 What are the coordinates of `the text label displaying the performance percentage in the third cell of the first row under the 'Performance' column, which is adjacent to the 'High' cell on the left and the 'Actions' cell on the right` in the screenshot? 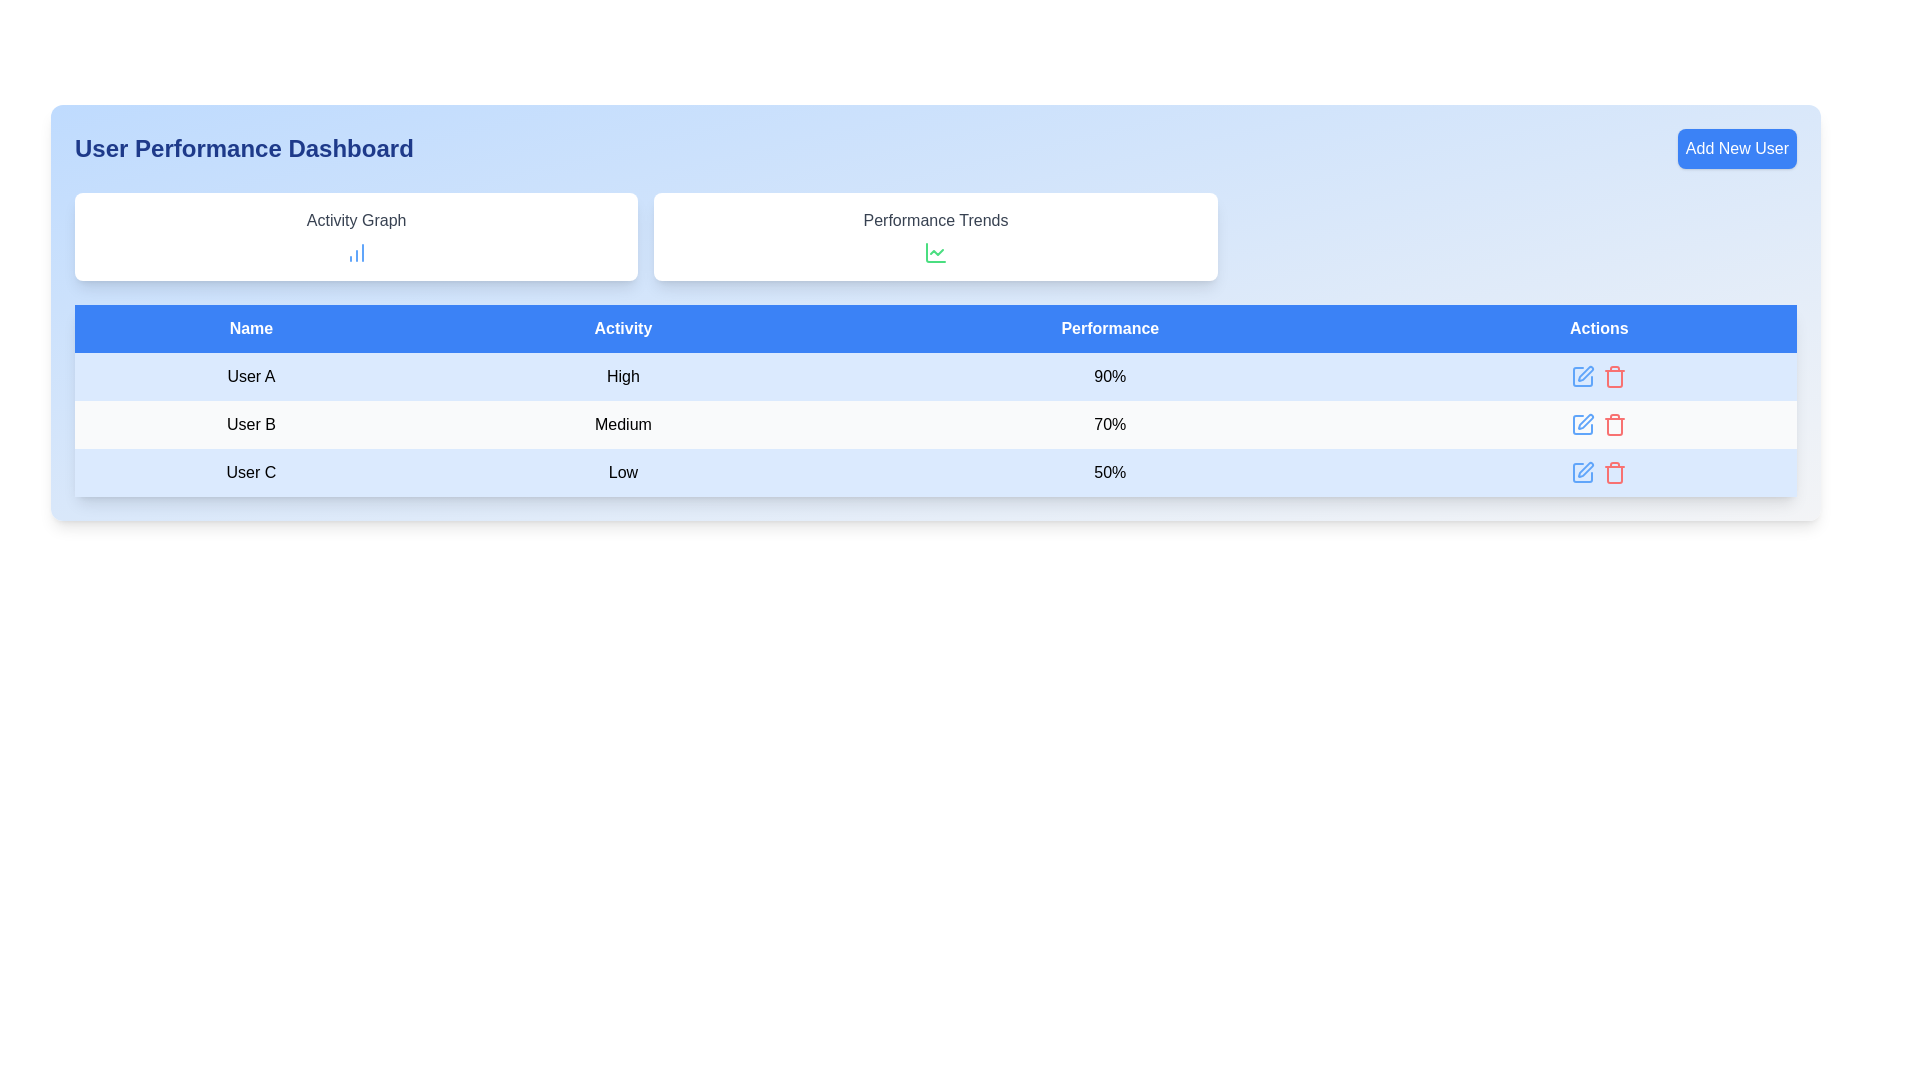 It's located at (1109, 377).